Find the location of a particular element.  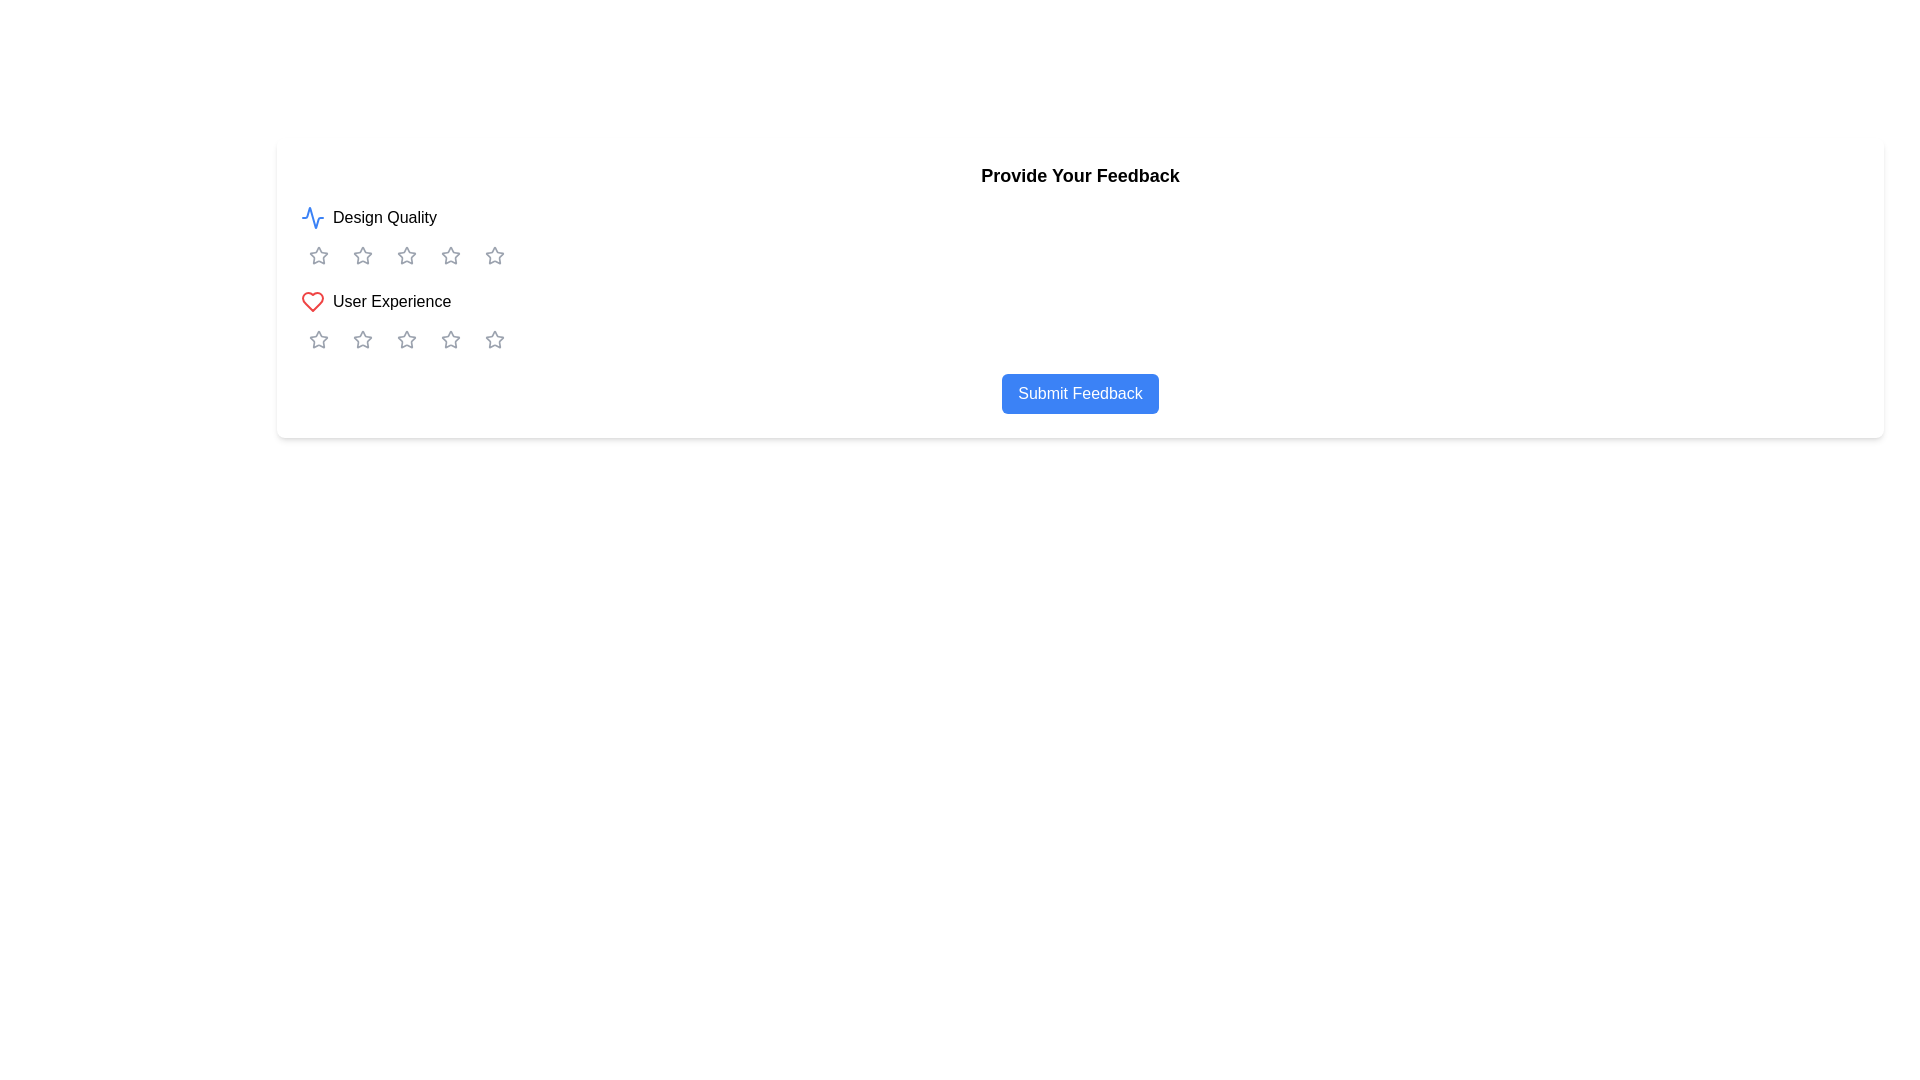

the fifth outlined star icon for ratings under the 'Design Quality' section to reset the selection is located at coordinates (450, 254).